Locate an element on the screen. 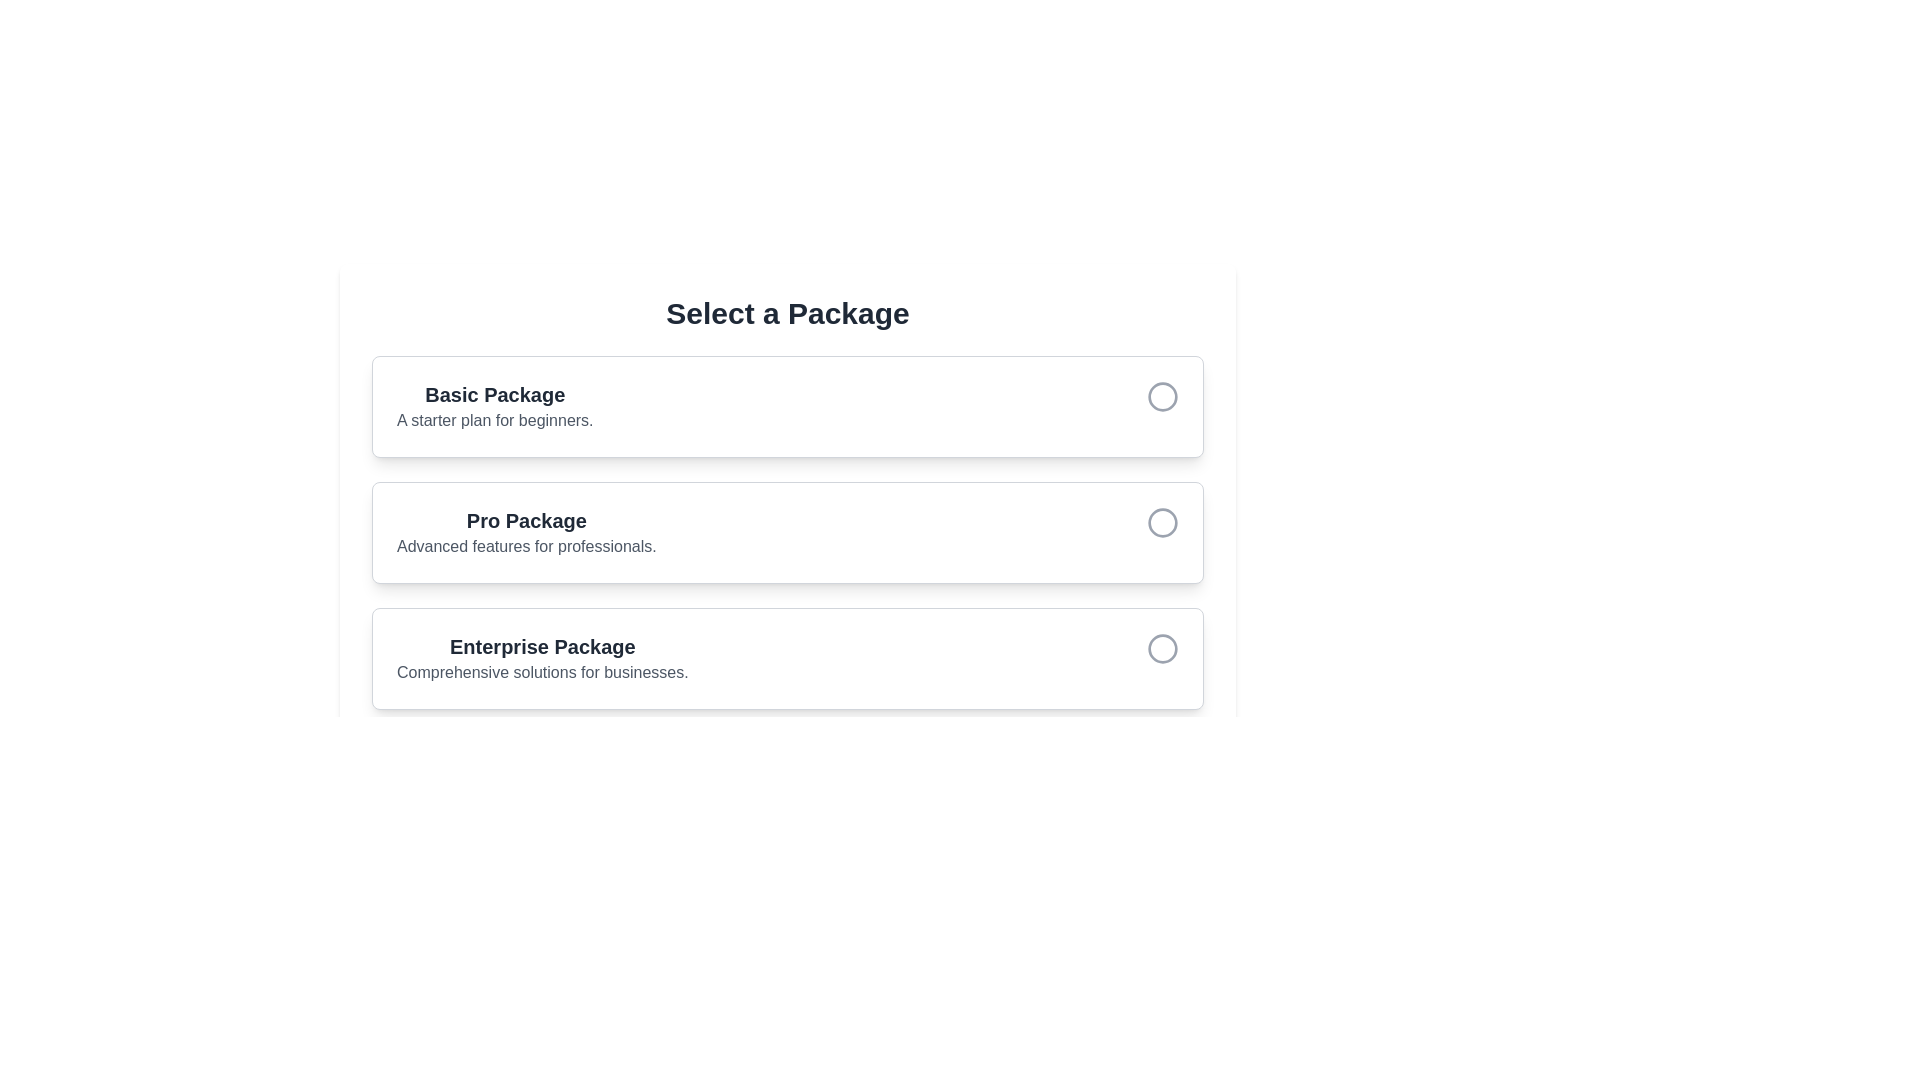 Image resolution: width=1920 pixels, height=1080 pixels. the static text label that provides additional context regarding the 'Enterprise Package' selection, located beneath the 'Enterprise Package' text in the third option card of the 'Select a Package' list is located at coordinates (542, 672).